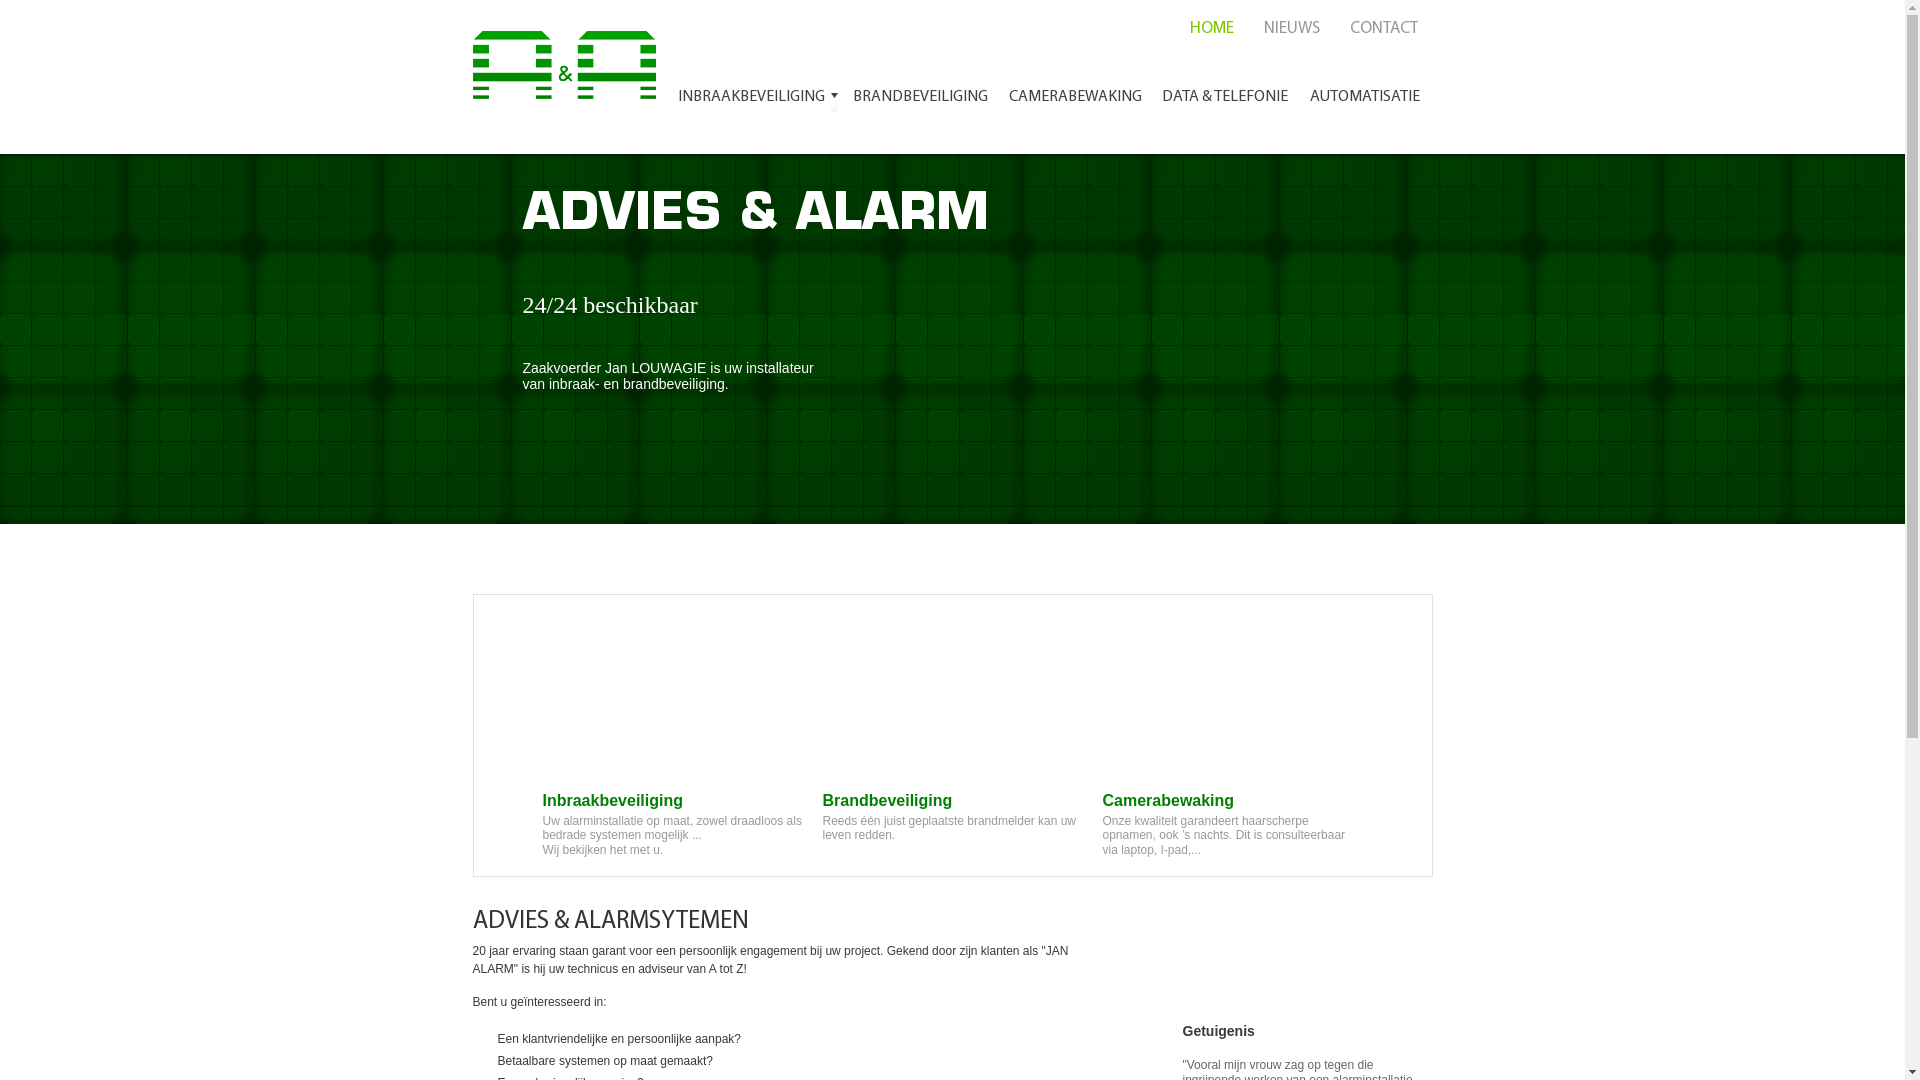 The image size is (1920, 1080). What do you see at coordinates (1247, 28) in the screenshot?
I see `'NIEUWS'` at bounding box center [1247, 28].